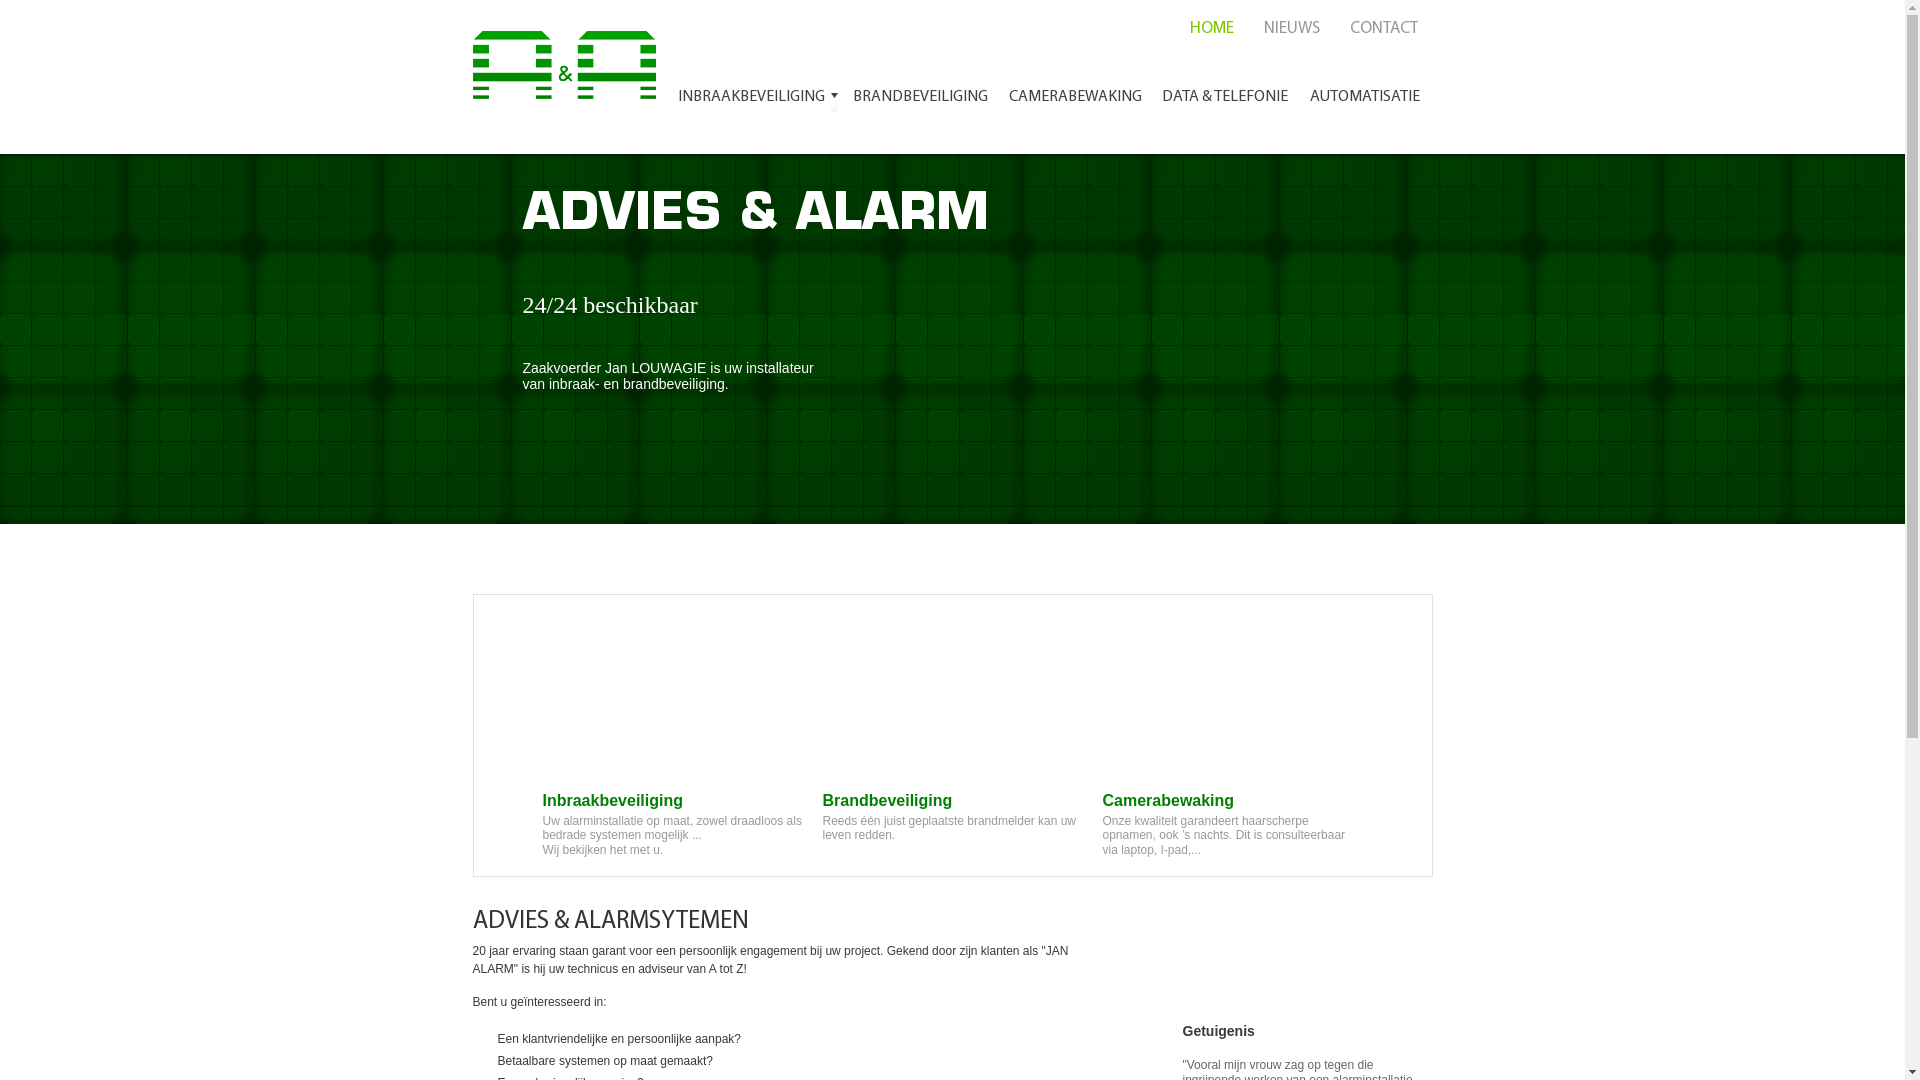 The image size is (1920, 1080). What do you see at coordinates (1247, 28) in the screenshot?
I see `'NIEUWS'` at bounding box center [1247, 28].